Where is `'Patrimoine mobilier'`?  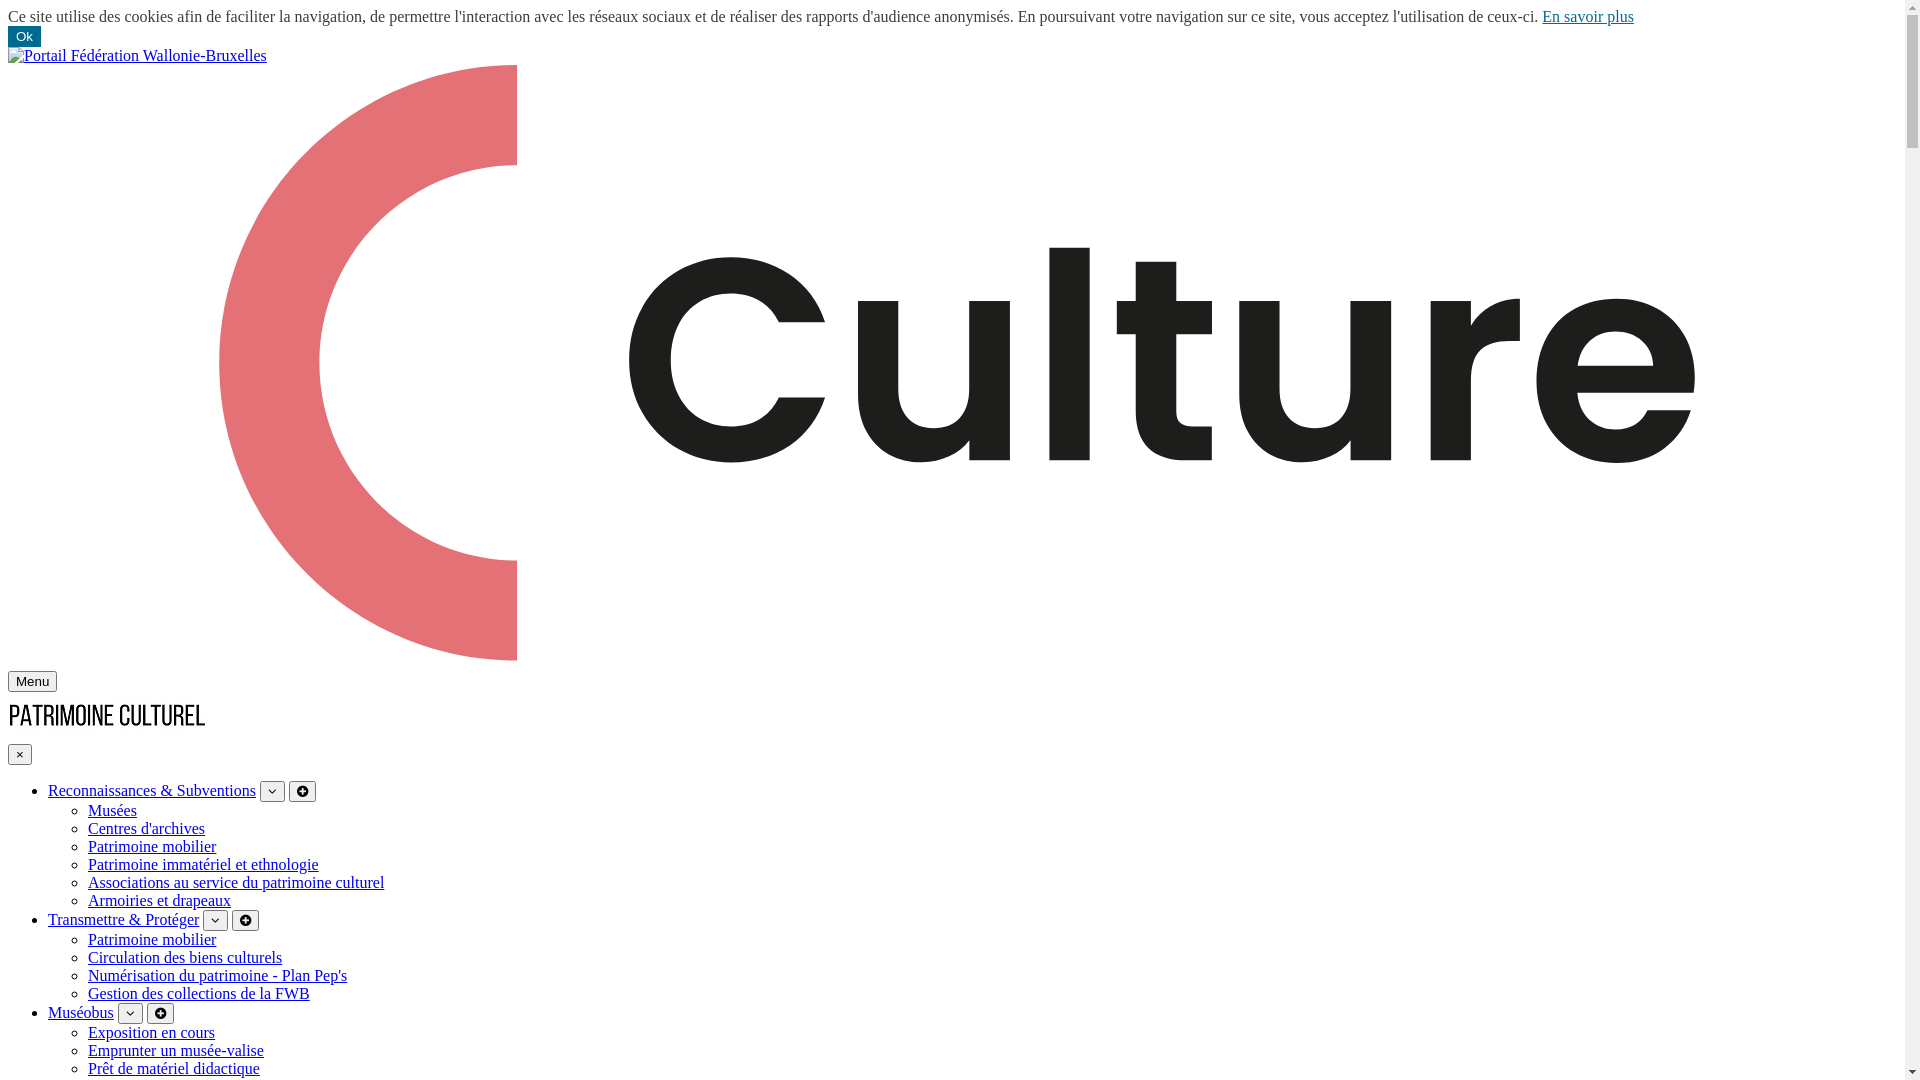 'Patrimoine mobilier' is located at coordinates (151, 846).